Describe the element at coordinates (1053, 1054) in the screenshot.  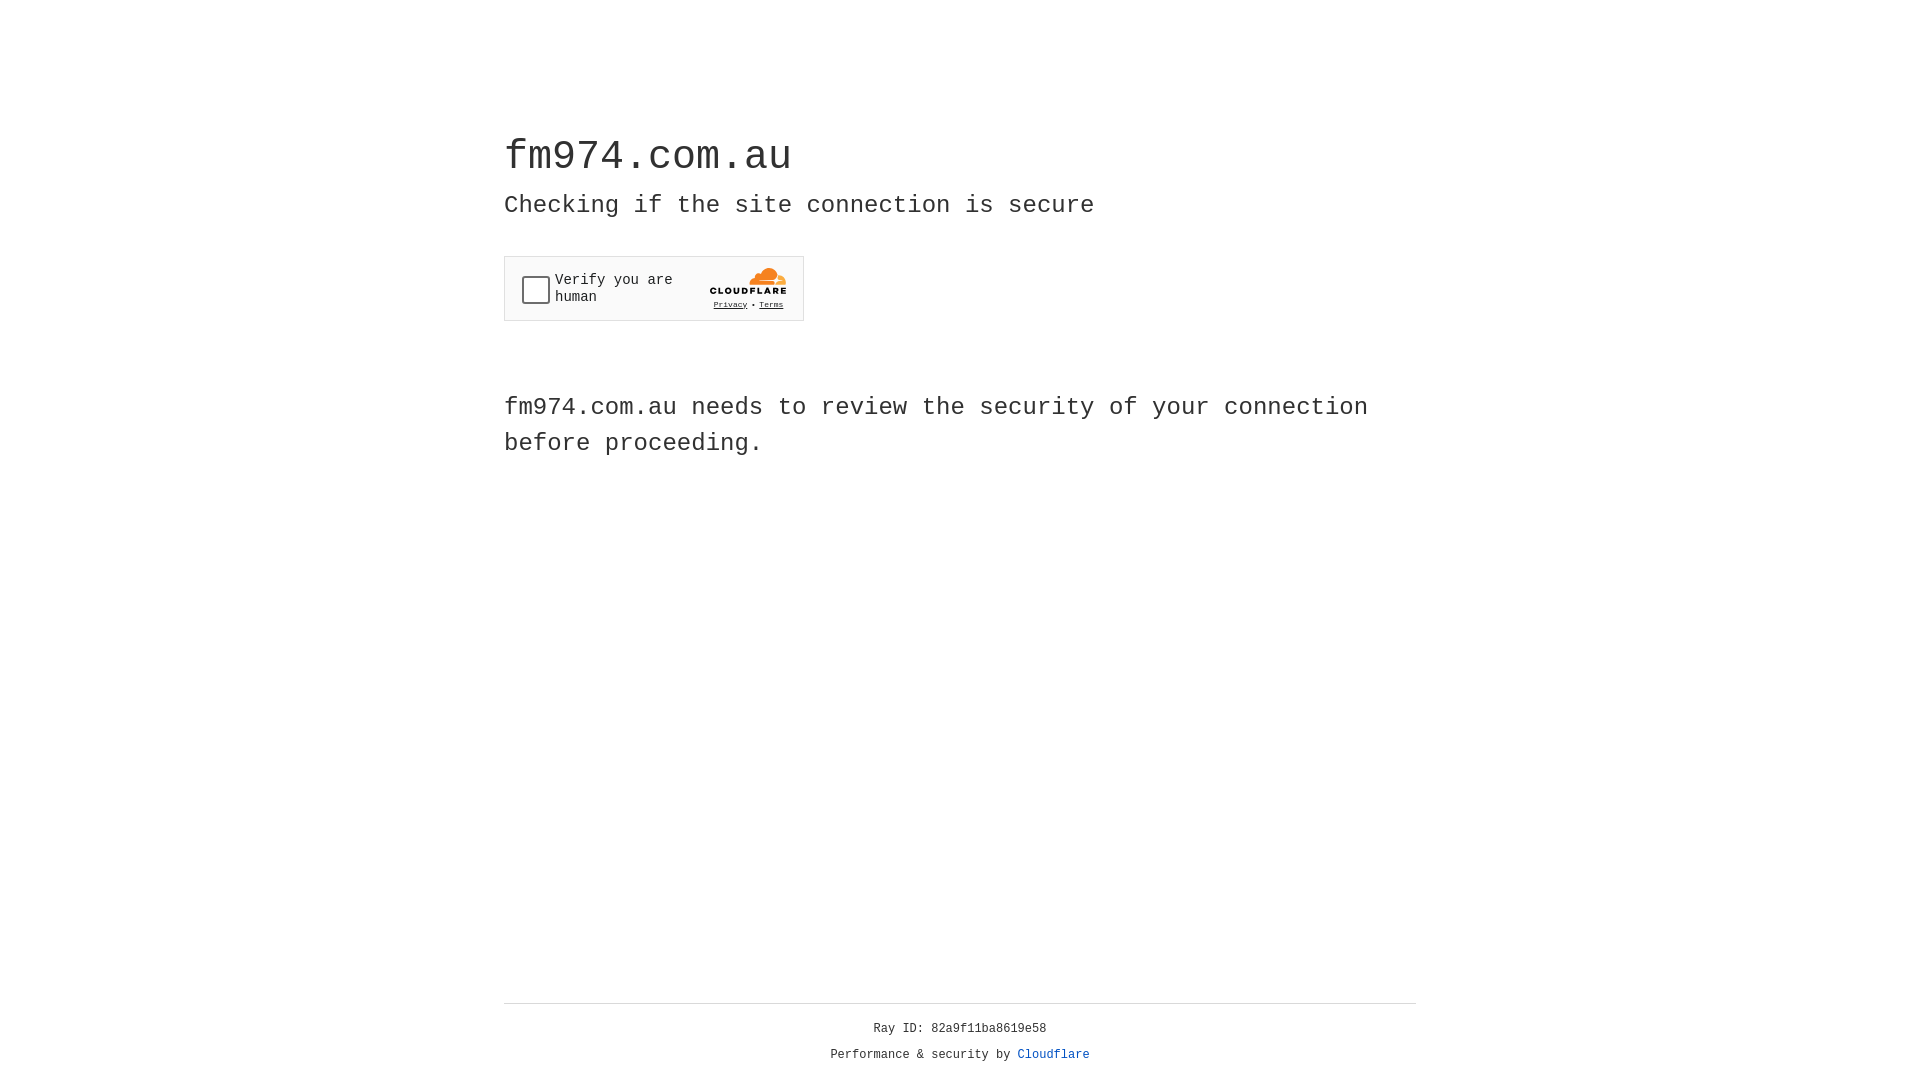
I see `'Cloudflare'` at that location.